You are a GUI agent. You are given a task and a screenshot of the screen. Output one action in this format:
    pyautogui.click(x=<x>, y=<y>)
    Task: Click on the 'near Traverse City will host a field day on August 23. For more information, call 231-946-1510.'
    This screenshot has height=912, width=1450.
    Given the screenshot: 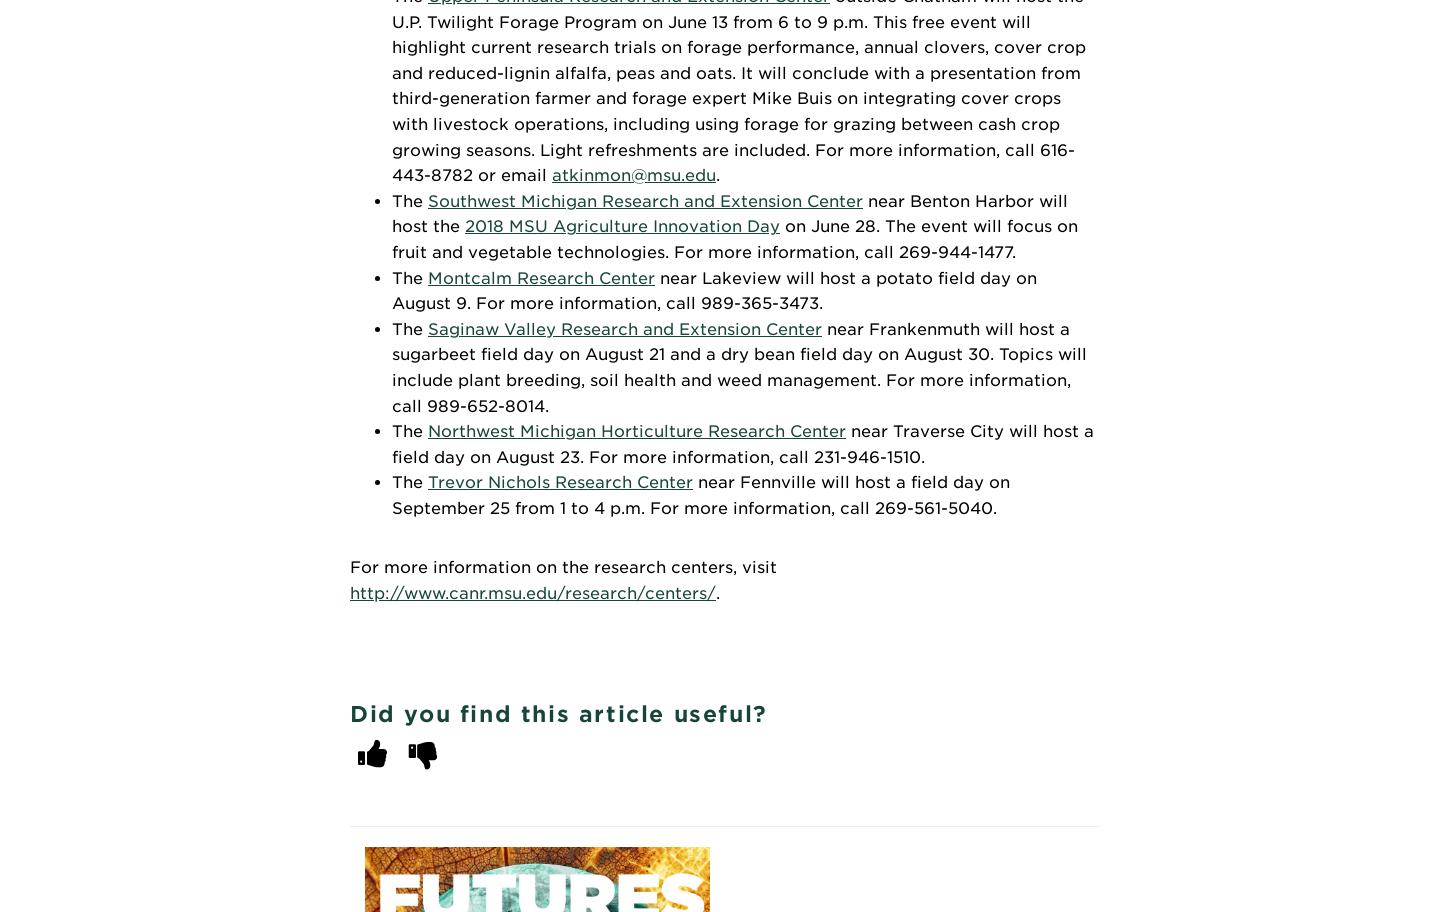 What is the action you would take?
    pyautogui.click(x=742, y=442)
    